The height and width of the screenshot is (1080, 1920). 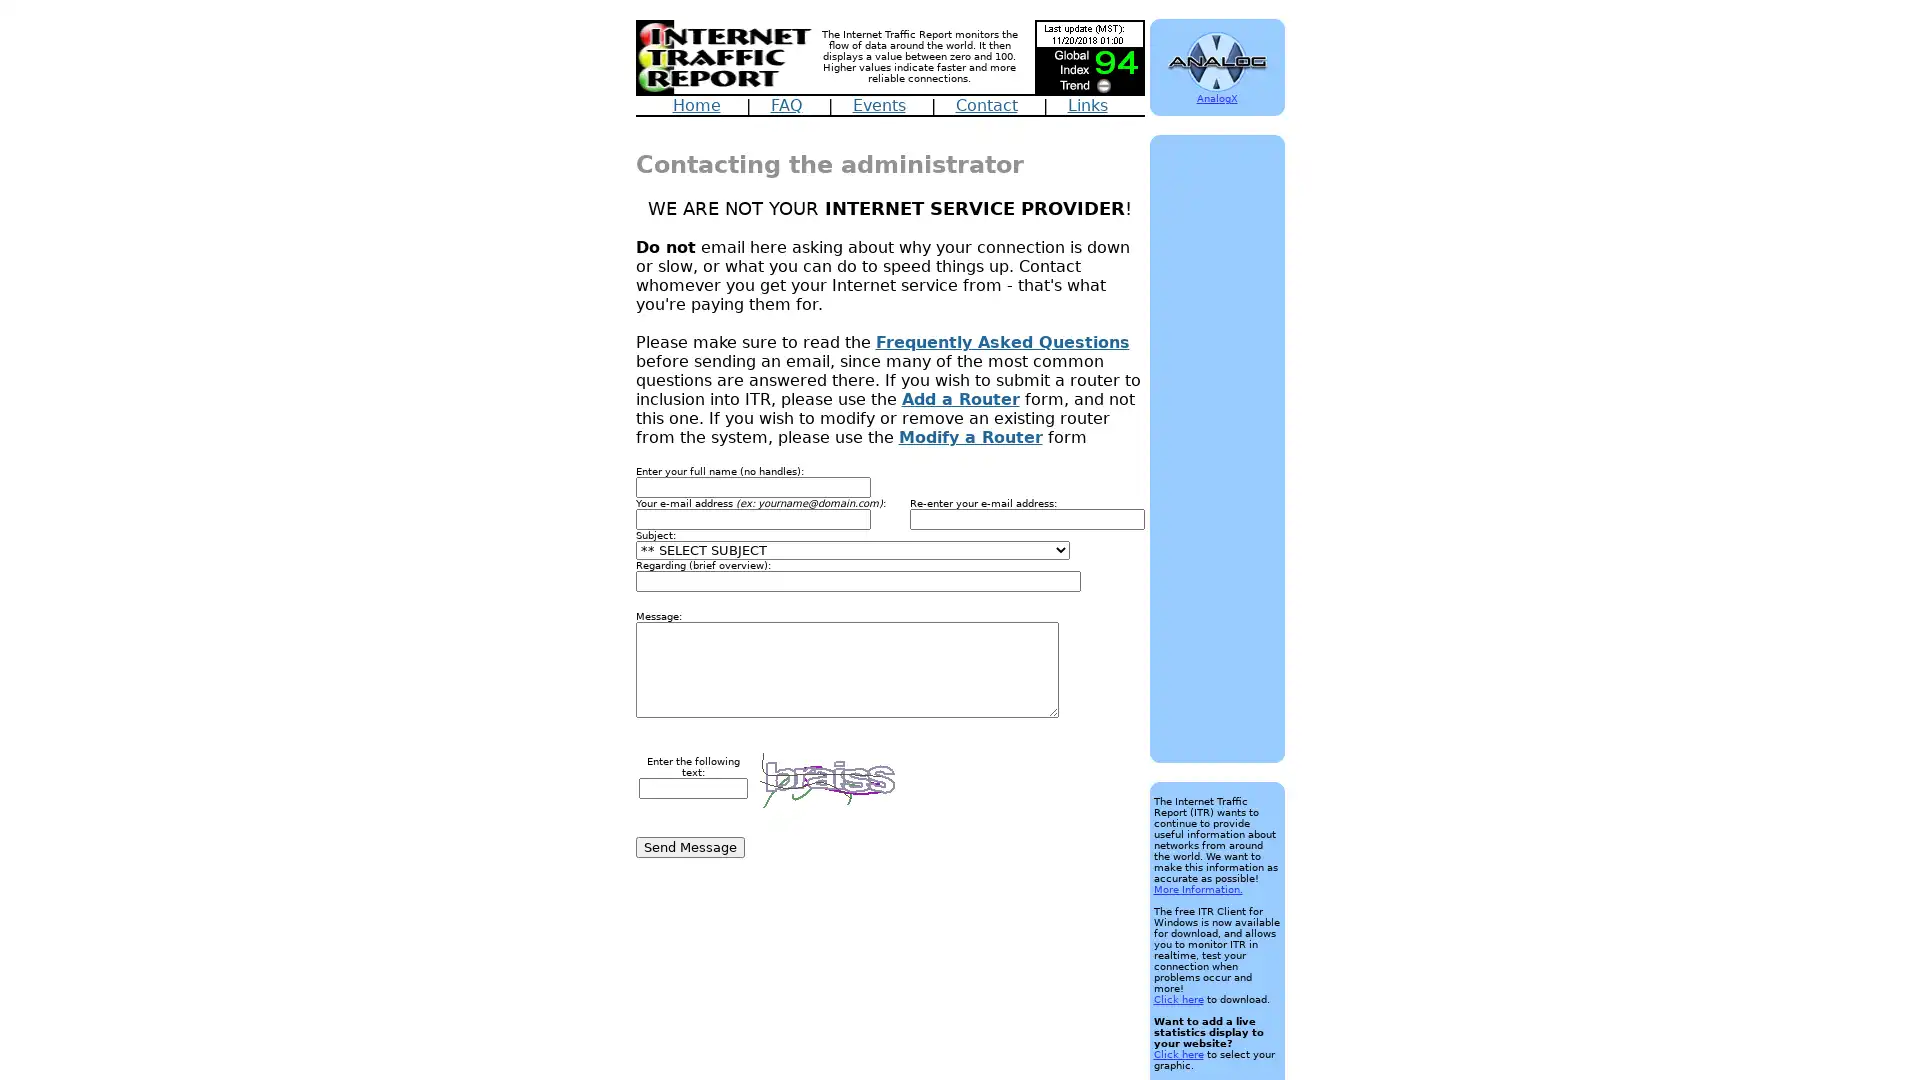 I want to click on Send Message, so click(x=689, y=847).